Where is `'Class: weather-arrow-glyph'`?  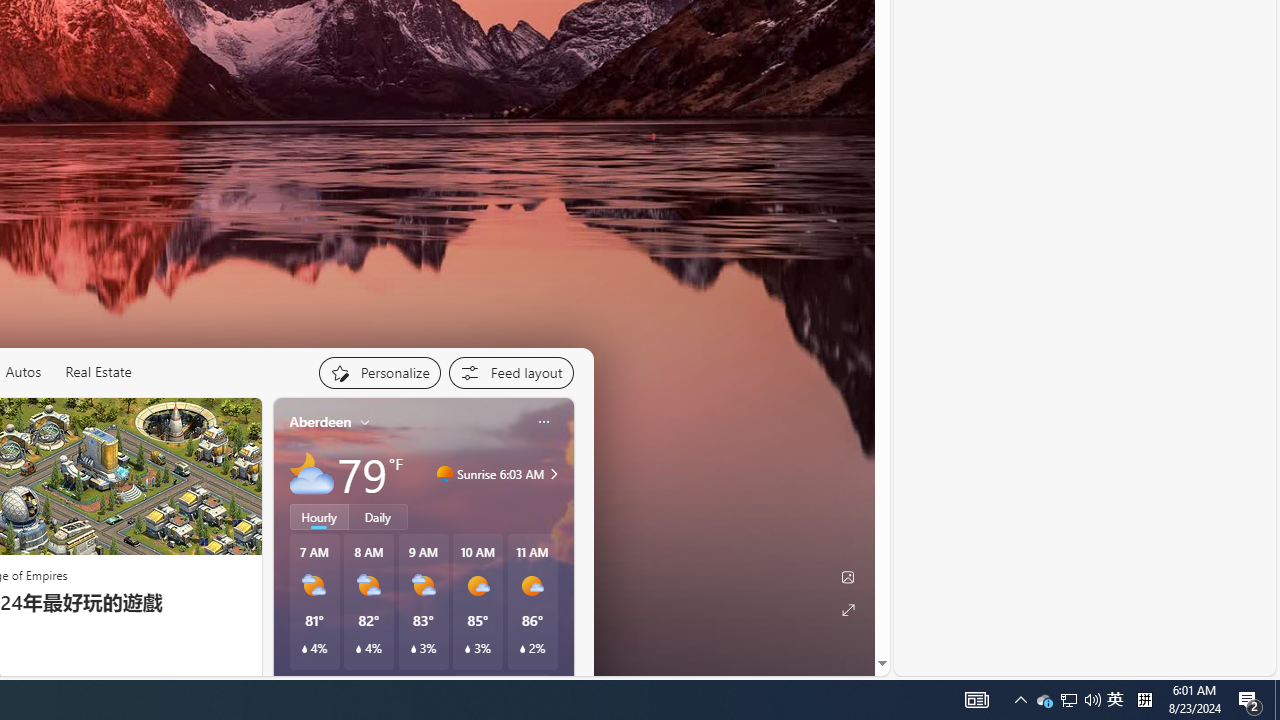 'Class: weather-arrow-glyph' is located at coordinates (554, 474).